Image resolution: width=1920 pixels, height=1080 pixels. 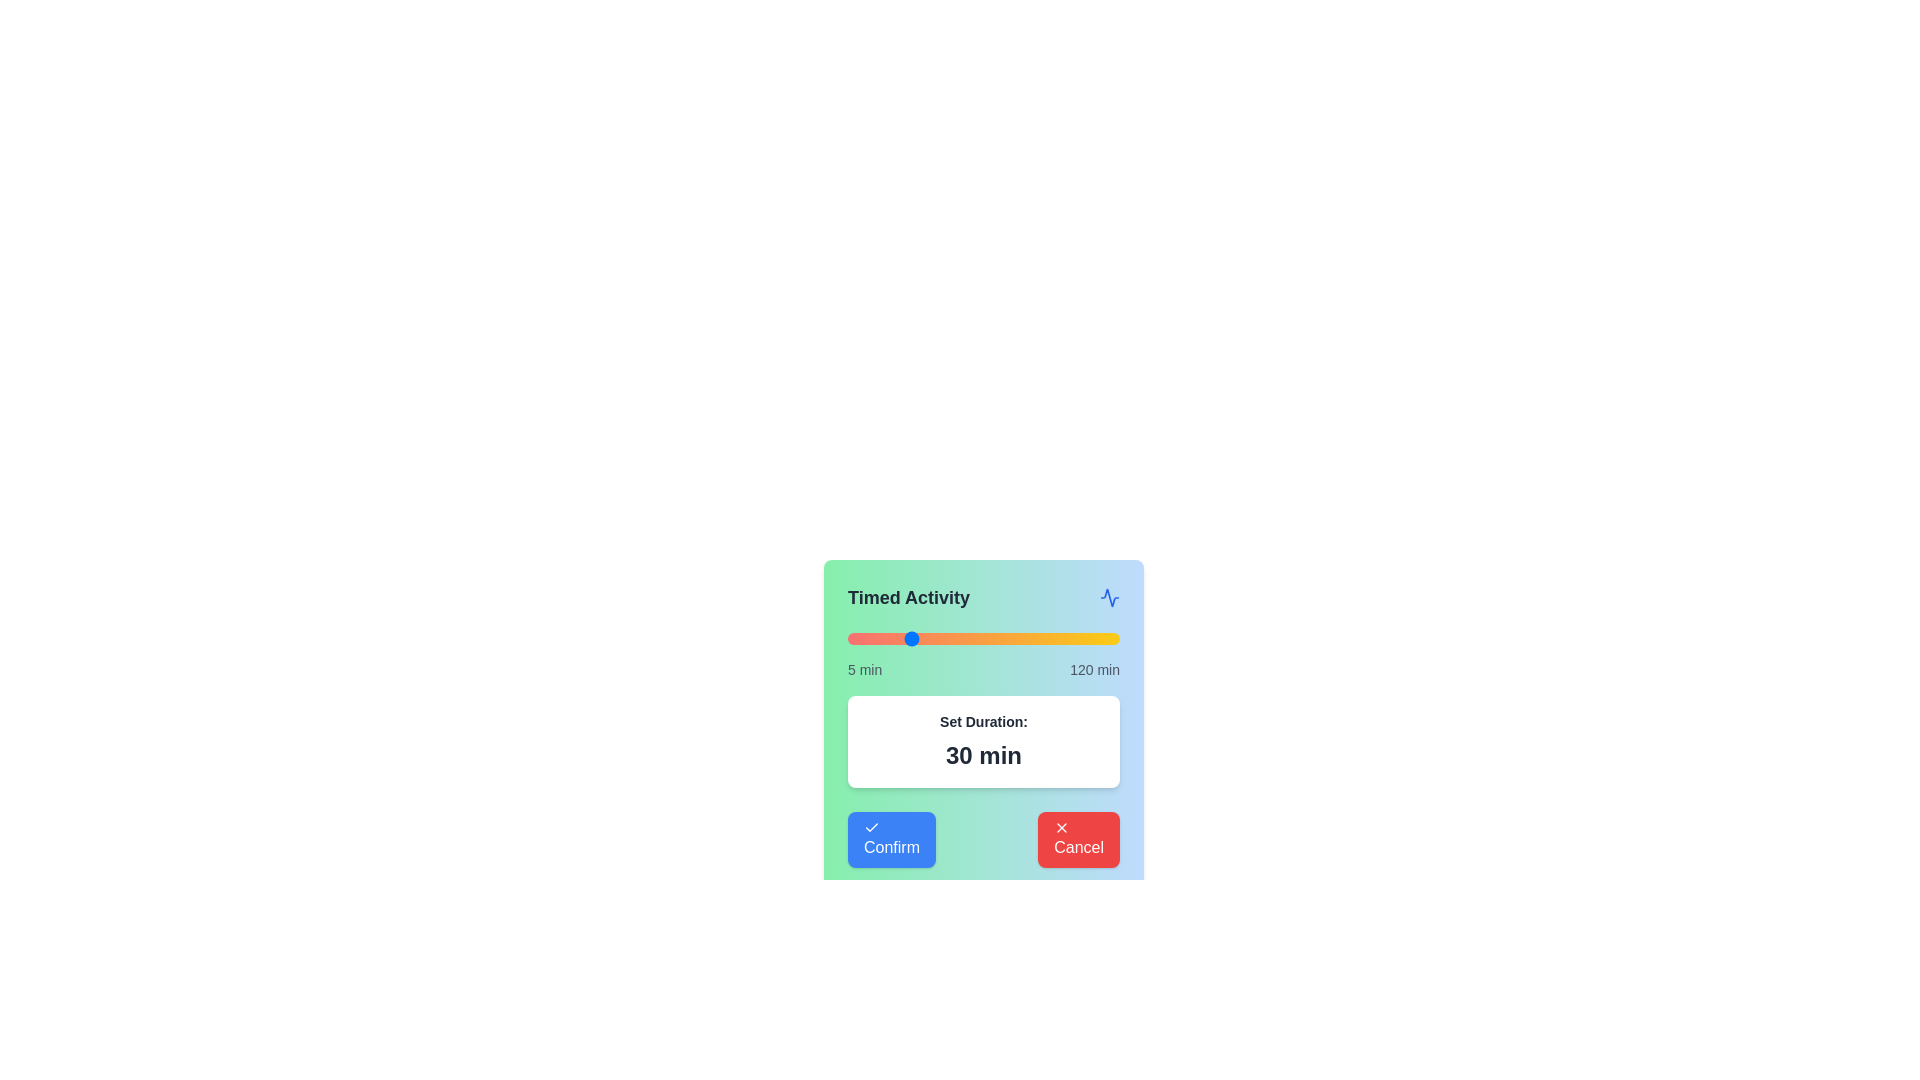 What do you see at coordinates (891, 840) in the screenshot?
I see `the 'Confirm' button to finalize the selection` at bounding box center [891, 840].